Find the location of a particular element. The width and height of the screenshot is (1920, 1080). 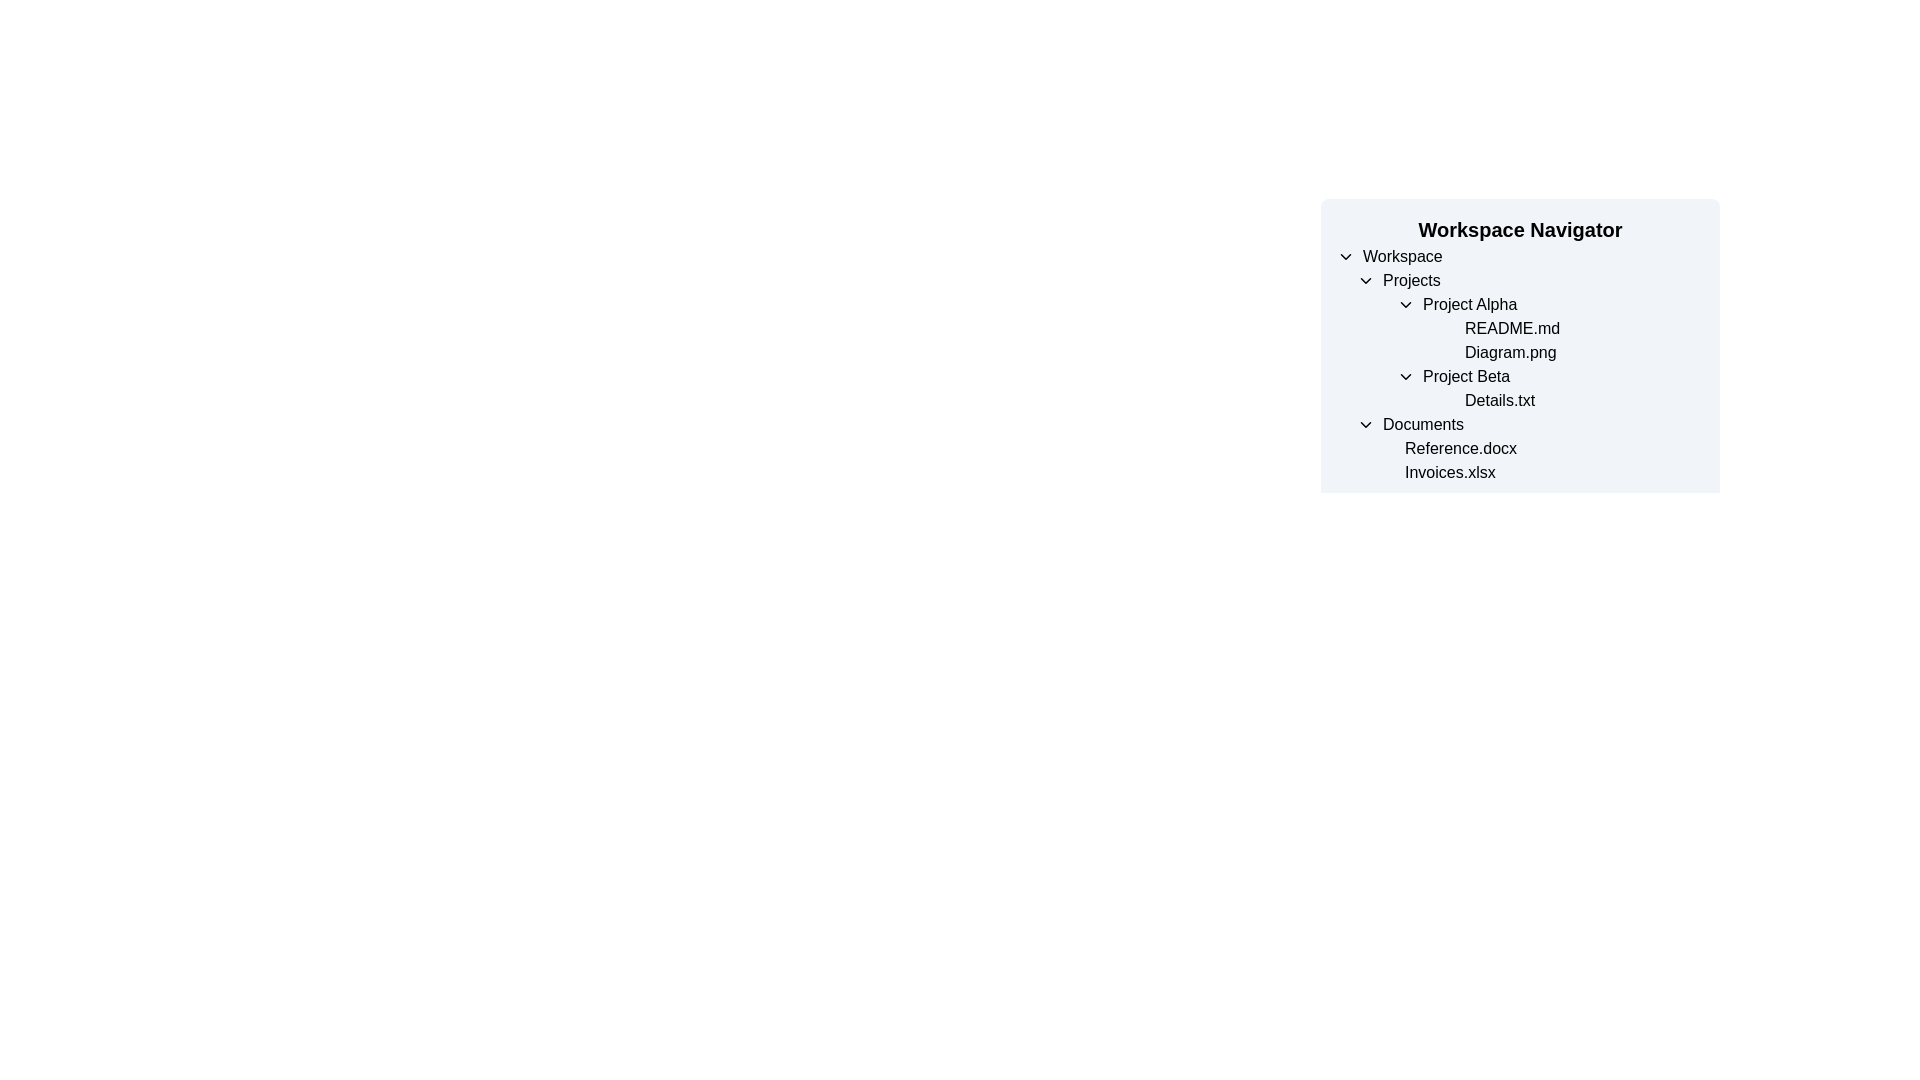

the text label displaying the filename 'Diagram.png' is located at coordinates (1510, 352).